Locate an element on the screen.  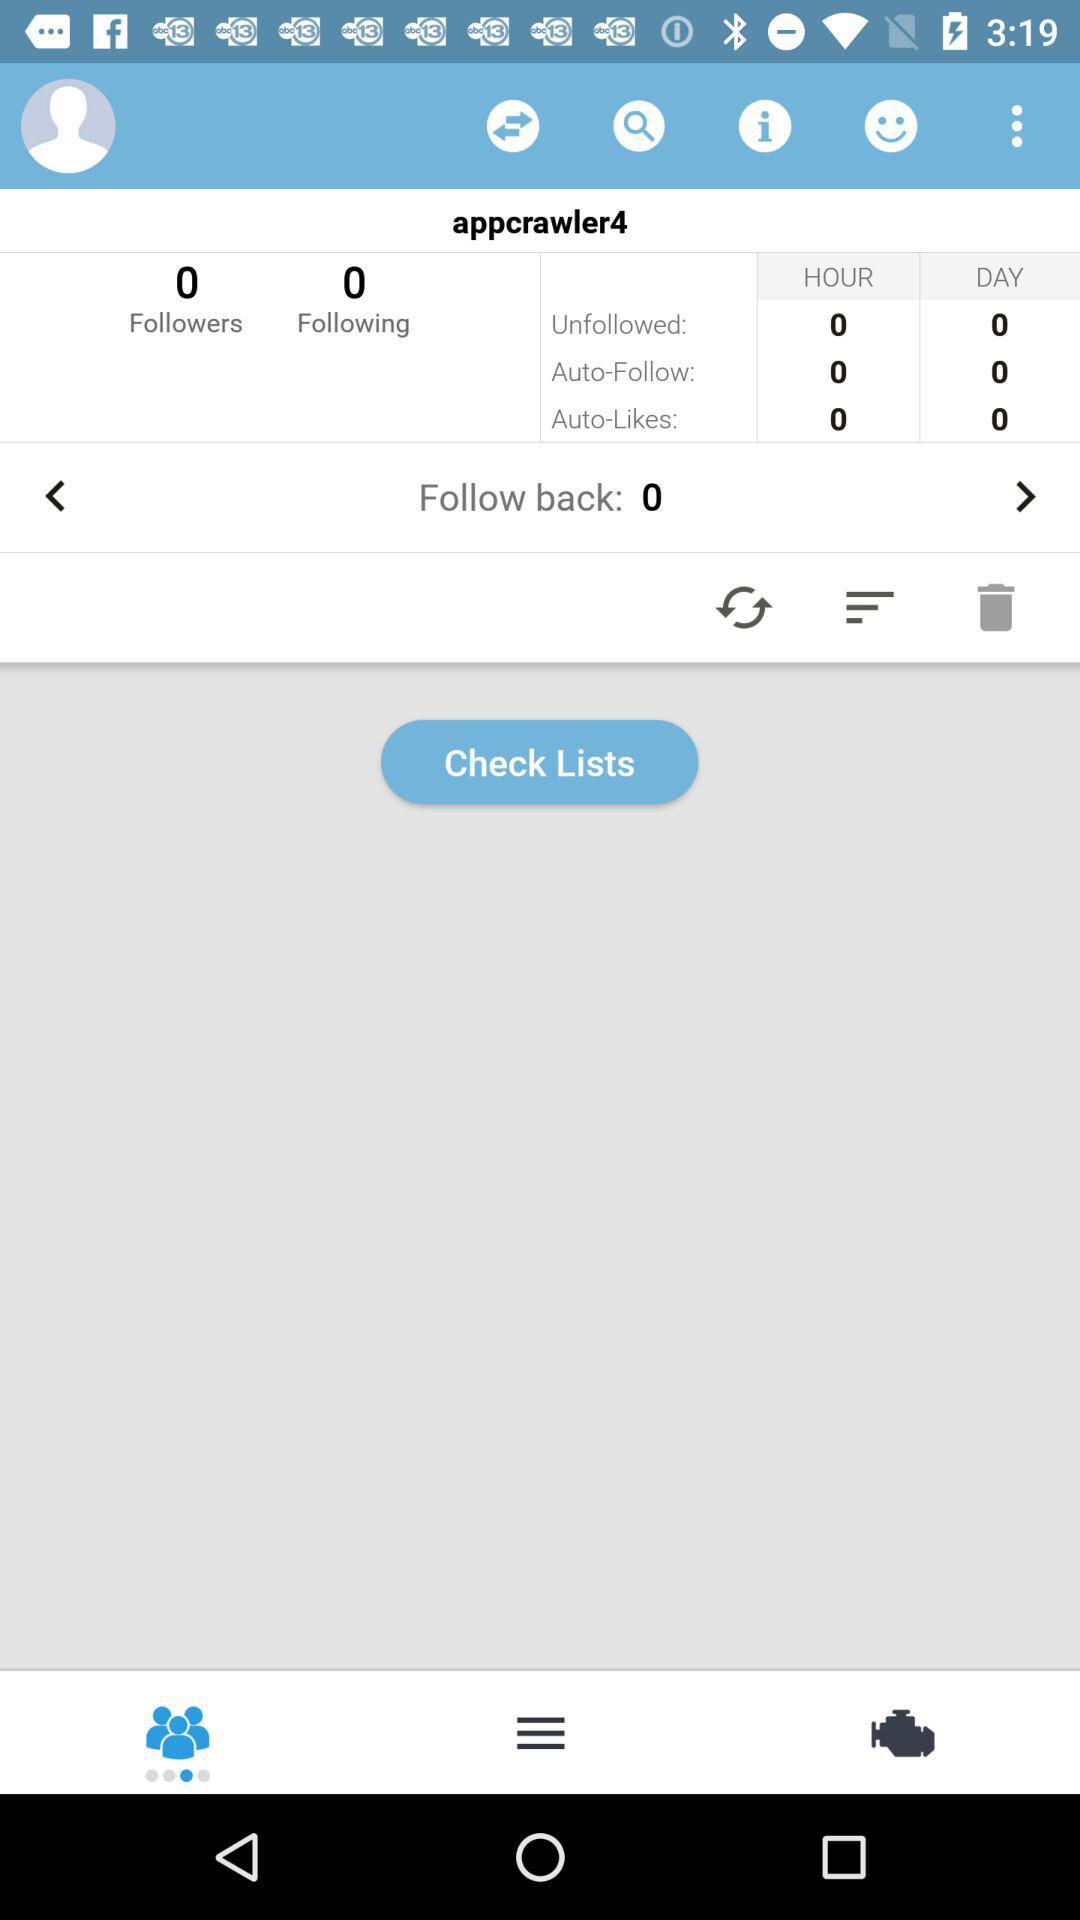
refresh is located at coordinates (744, 606).